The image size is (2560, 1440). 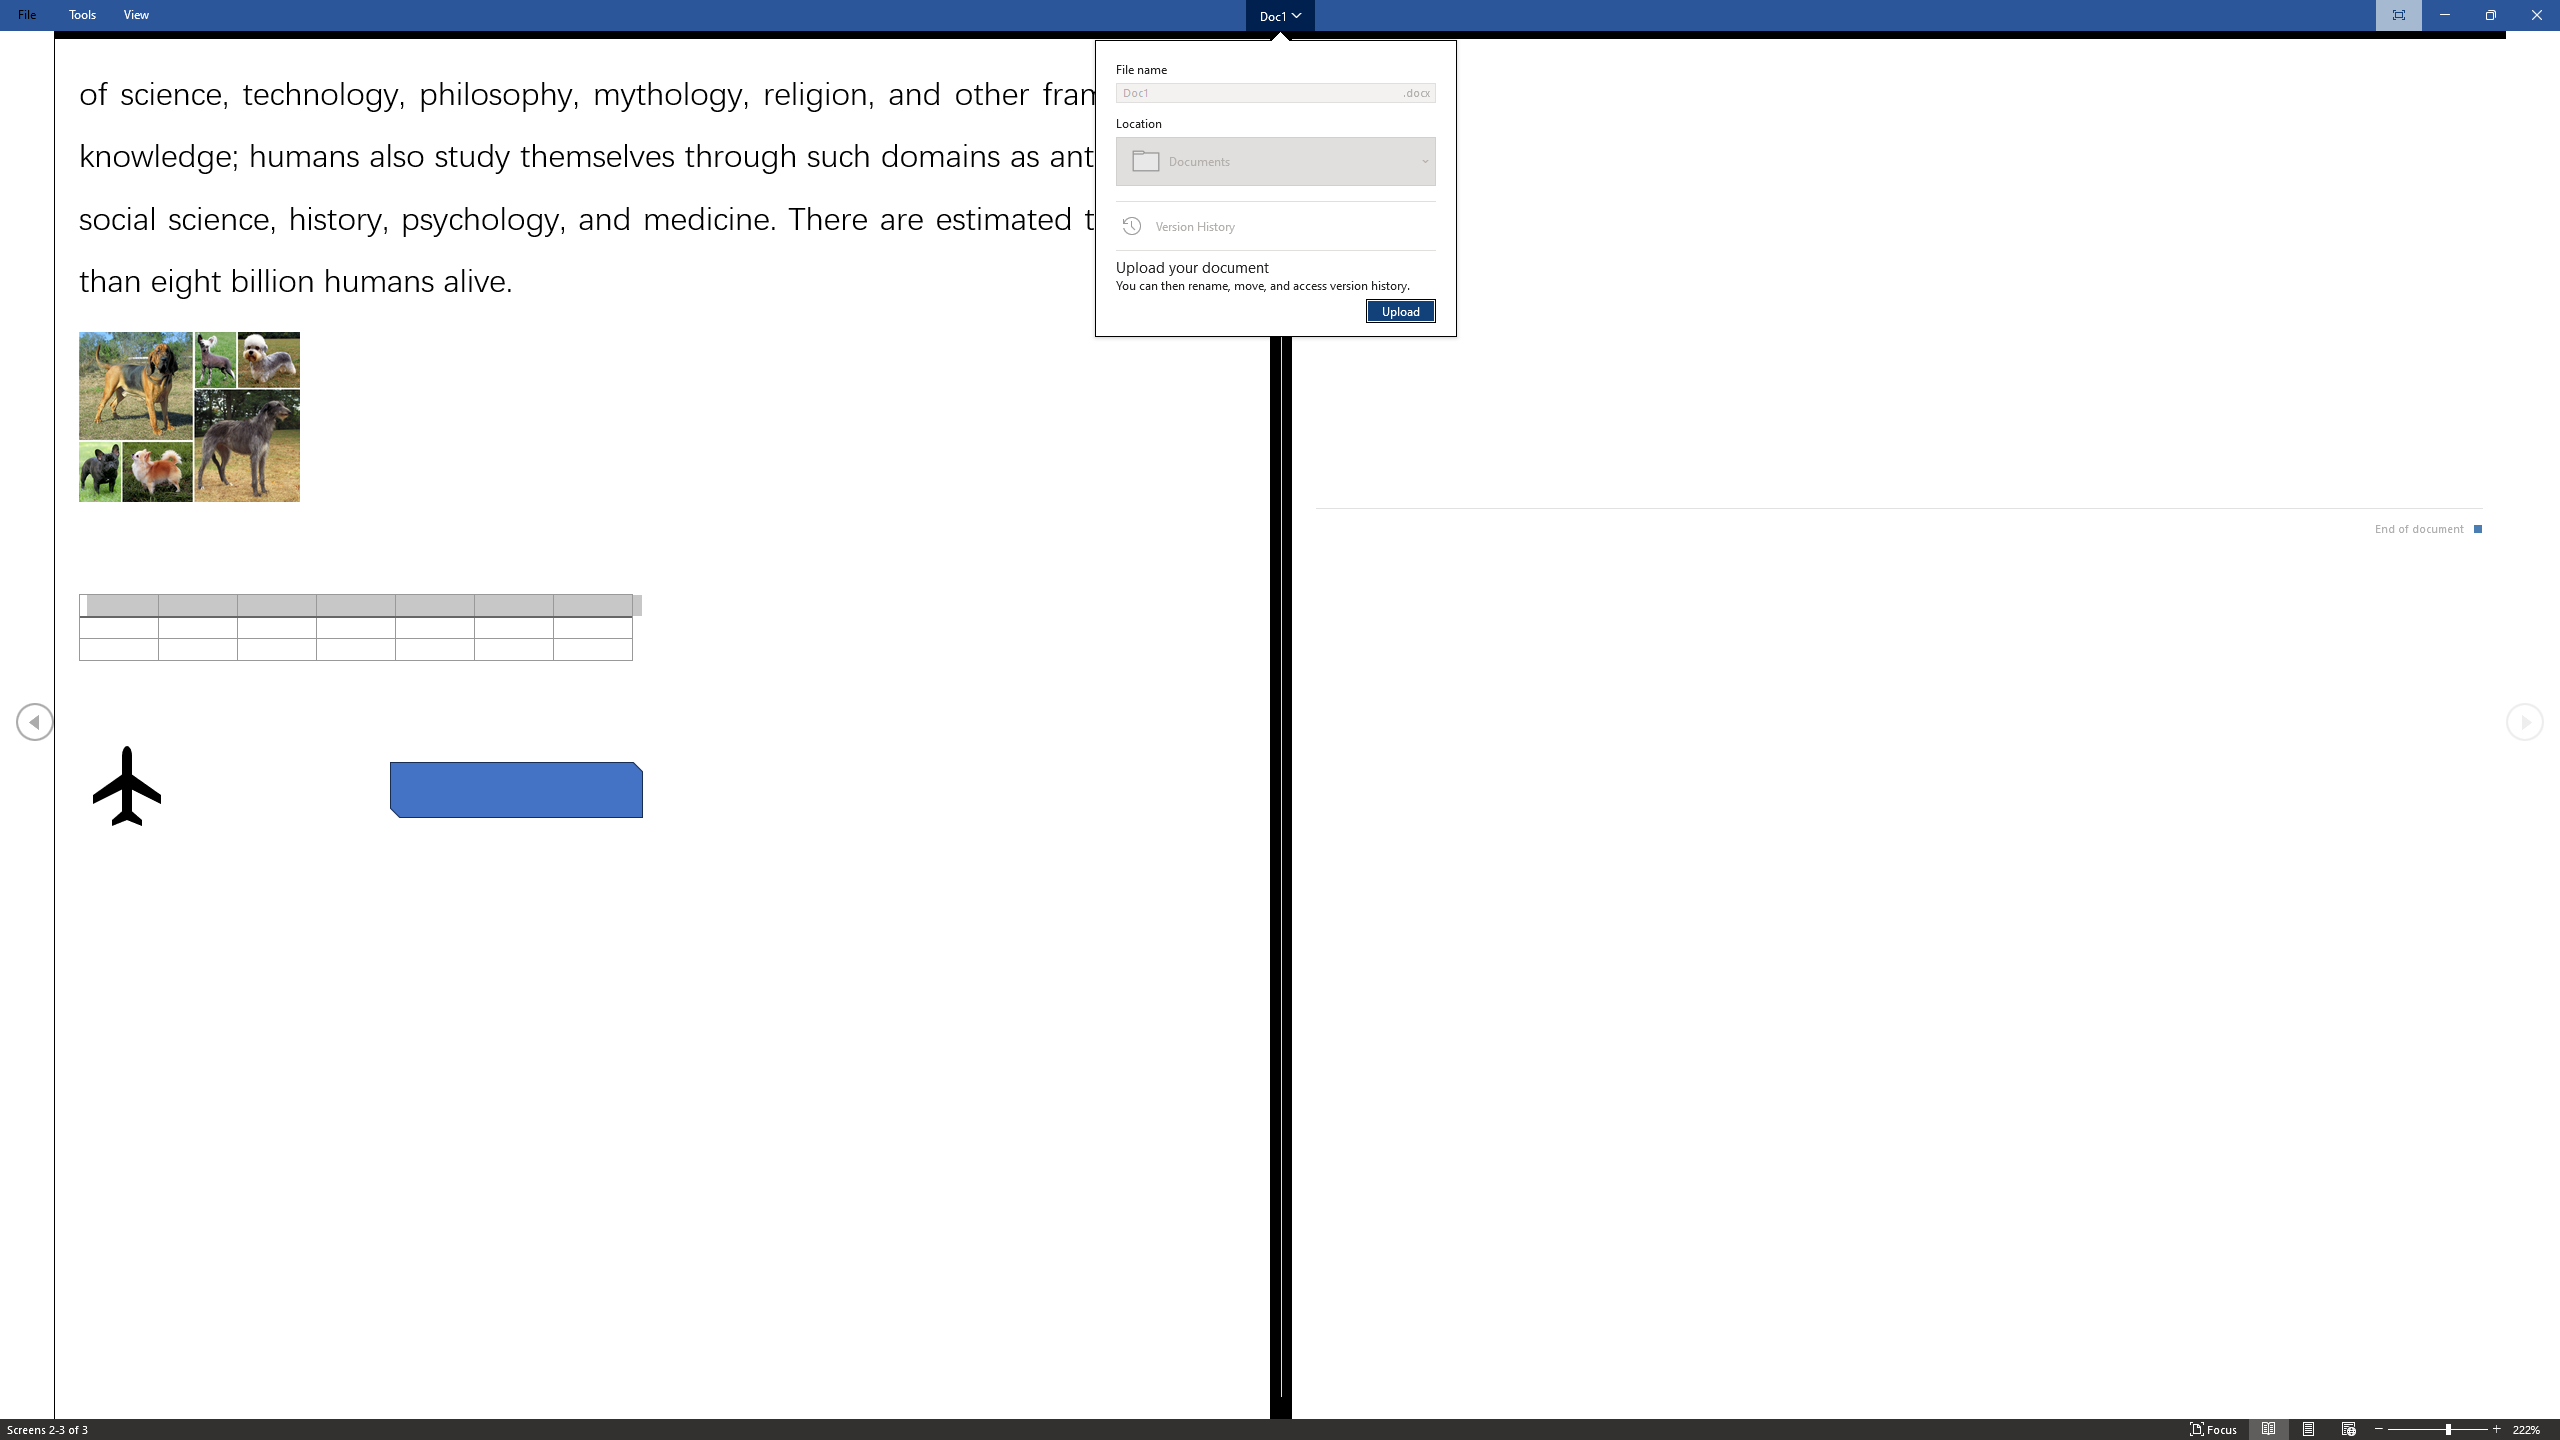 I want to click on 'Rectangle: Diagonal Corners Snipped 2', so click(x=514, y=788).